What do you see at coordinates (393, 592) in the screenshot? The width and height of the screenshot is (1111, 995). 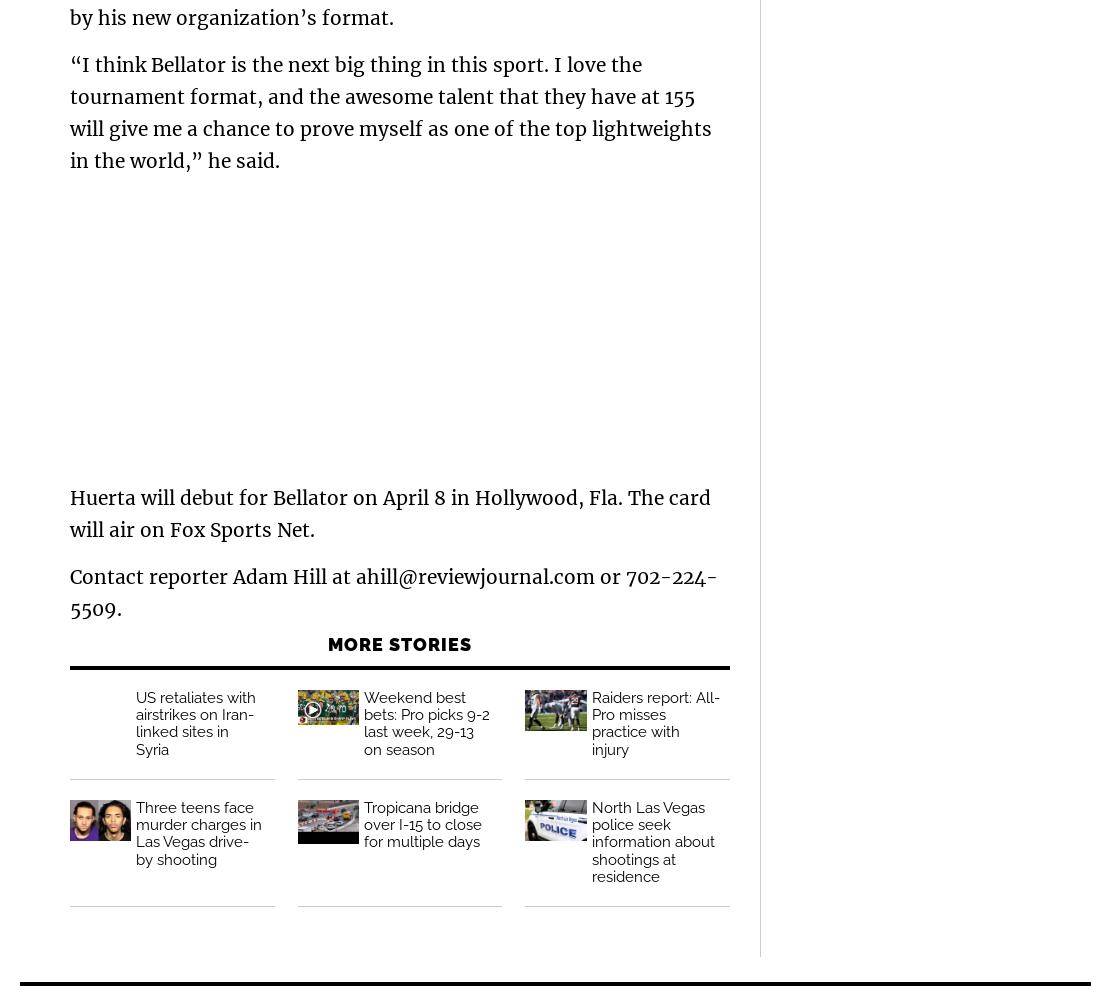 I see `'Contact reporter Adam Hill at ahill@reviewjournal.com or 702-224-5509.'` at bounding box center [393, 592].